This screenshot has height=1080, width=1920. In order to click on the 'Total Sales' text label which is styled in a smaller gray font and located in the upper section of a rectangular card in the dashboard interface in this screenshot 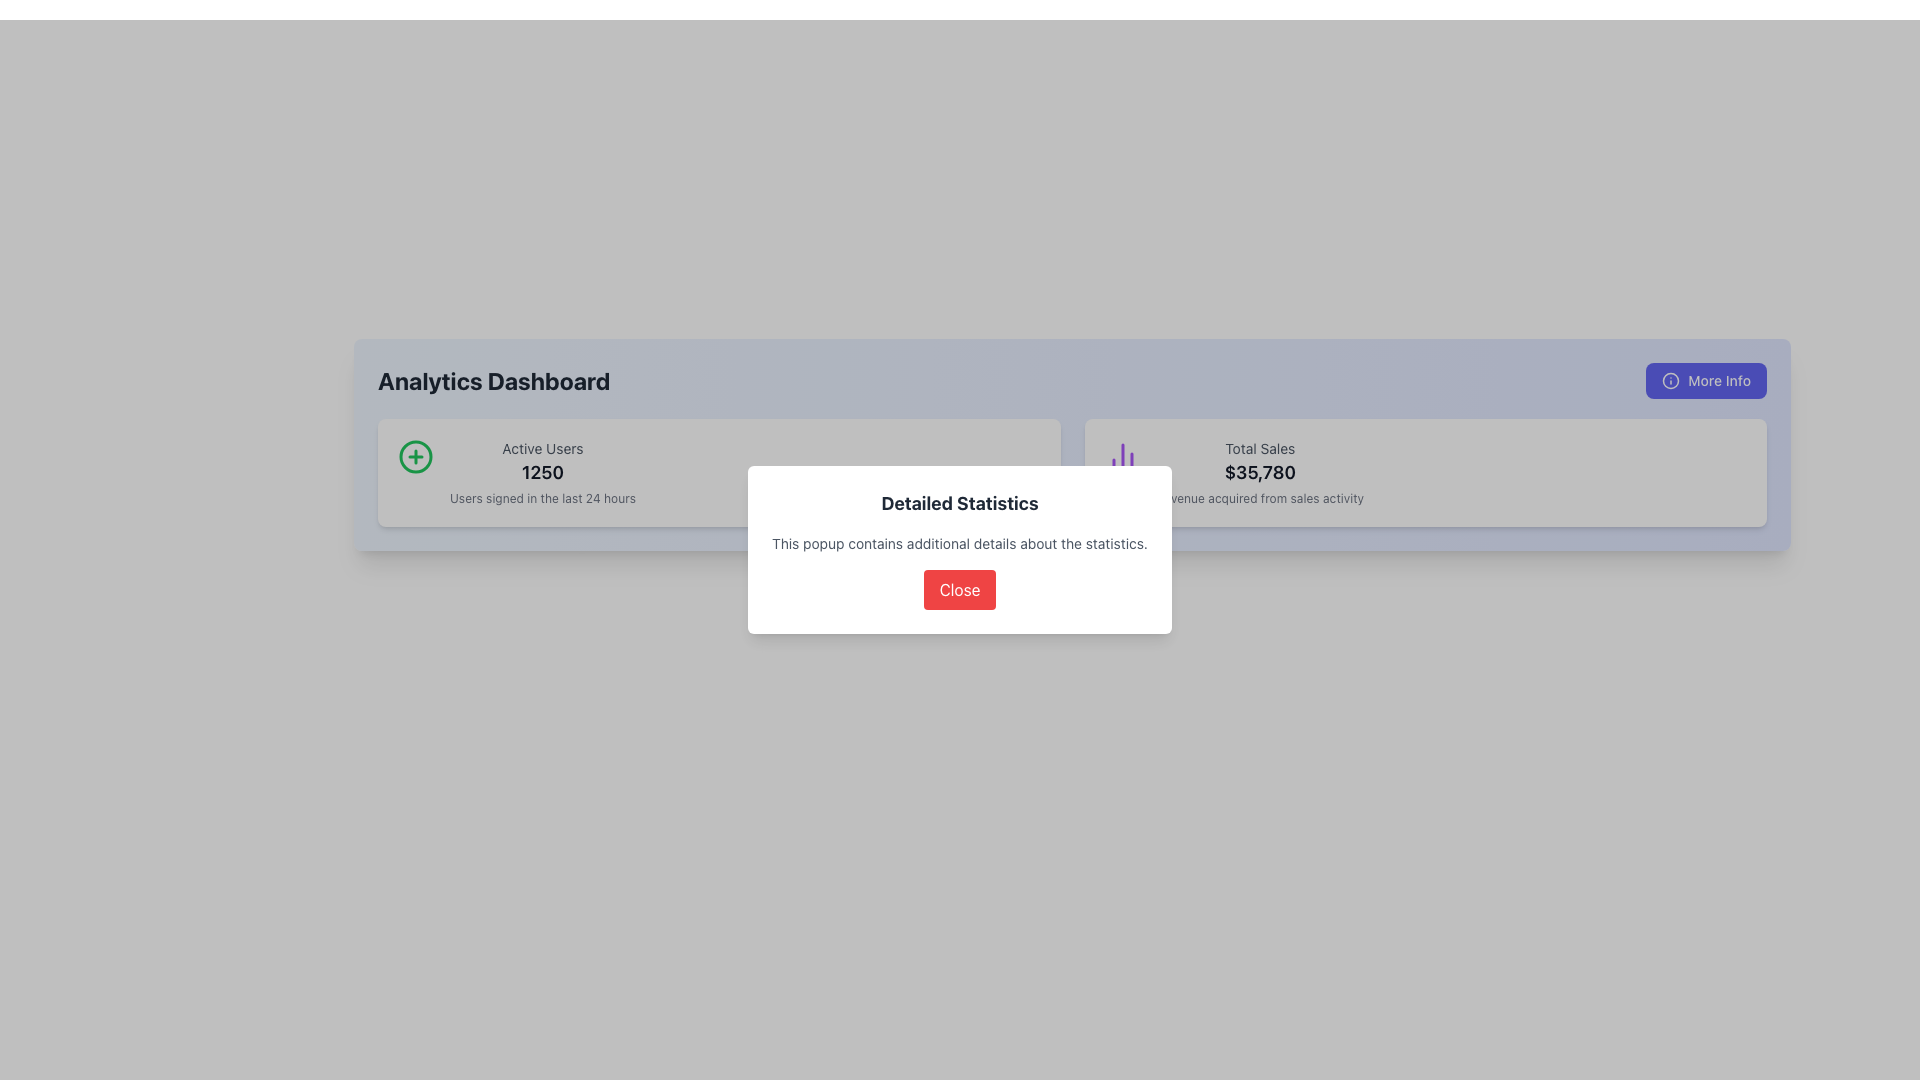, I will do `click(1259, 447)`.